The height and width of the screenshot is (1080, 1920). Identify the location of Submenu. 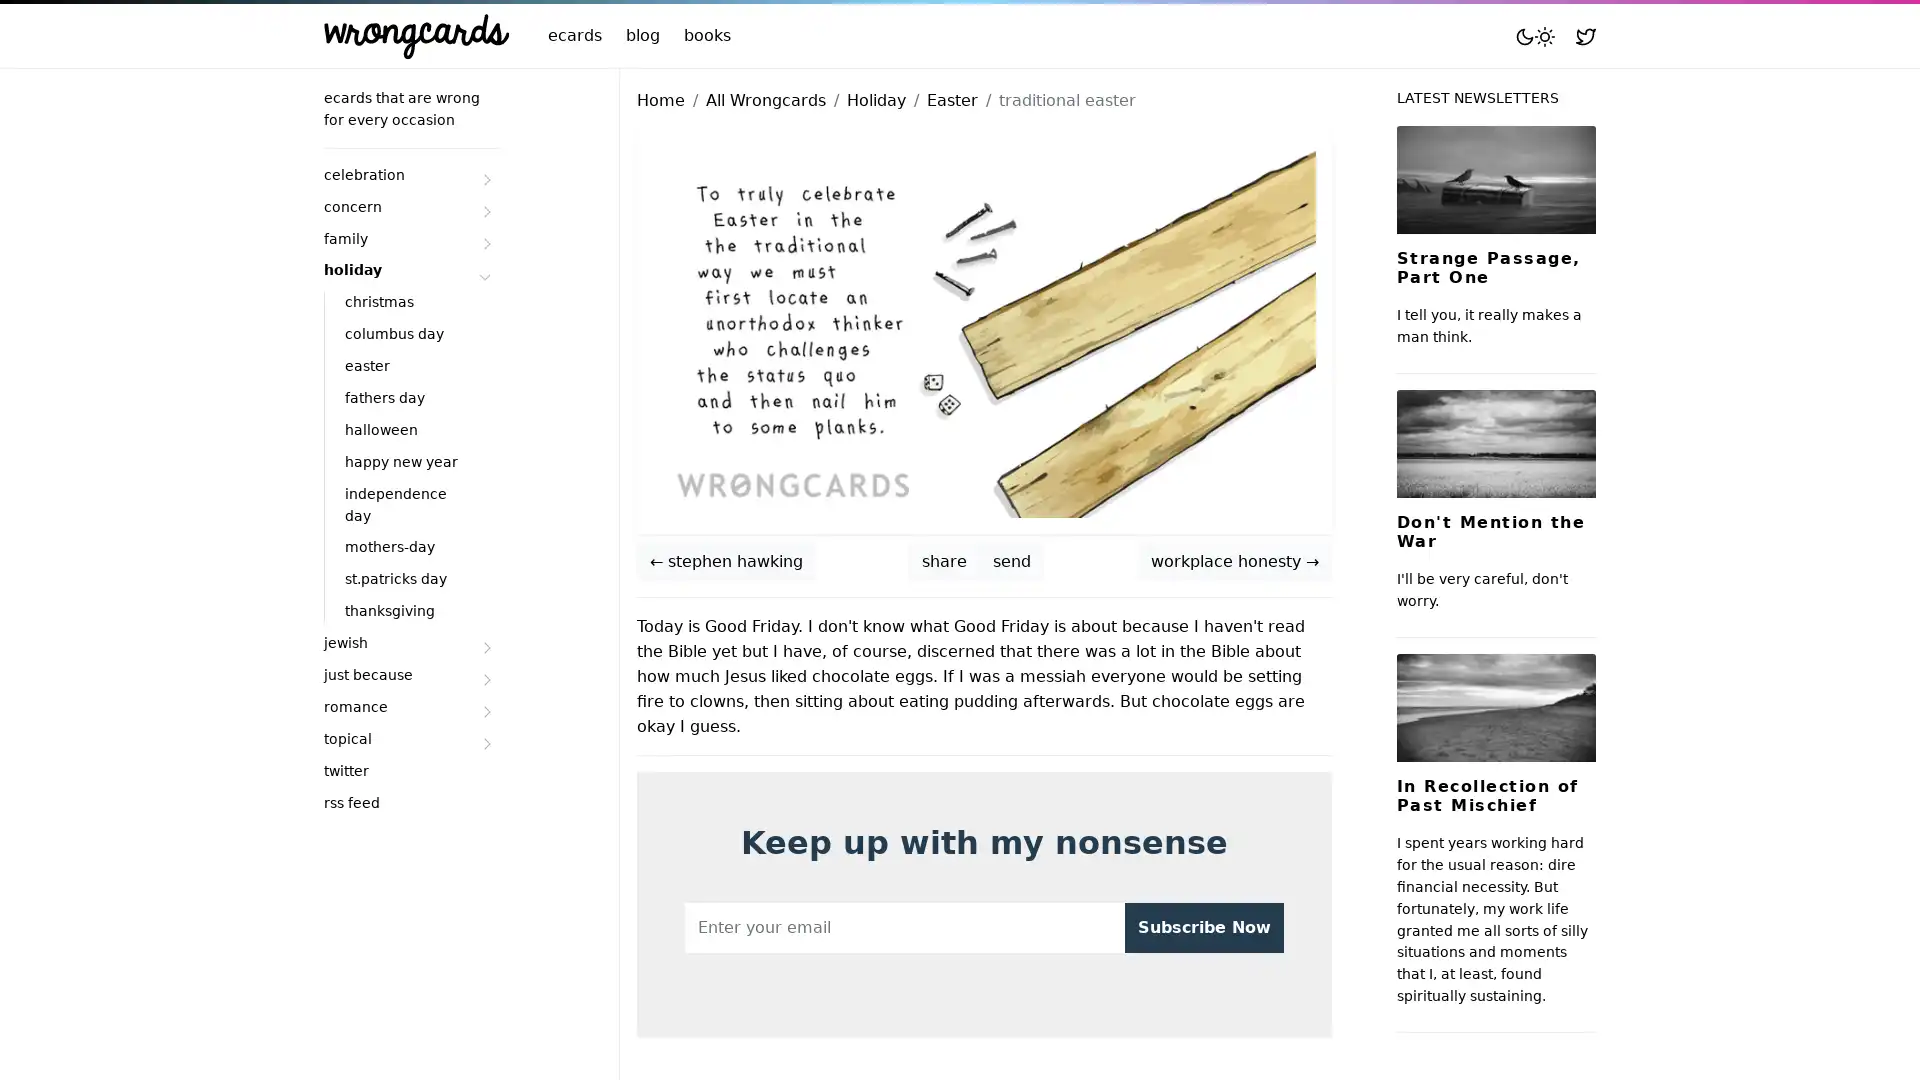
(484, 648).